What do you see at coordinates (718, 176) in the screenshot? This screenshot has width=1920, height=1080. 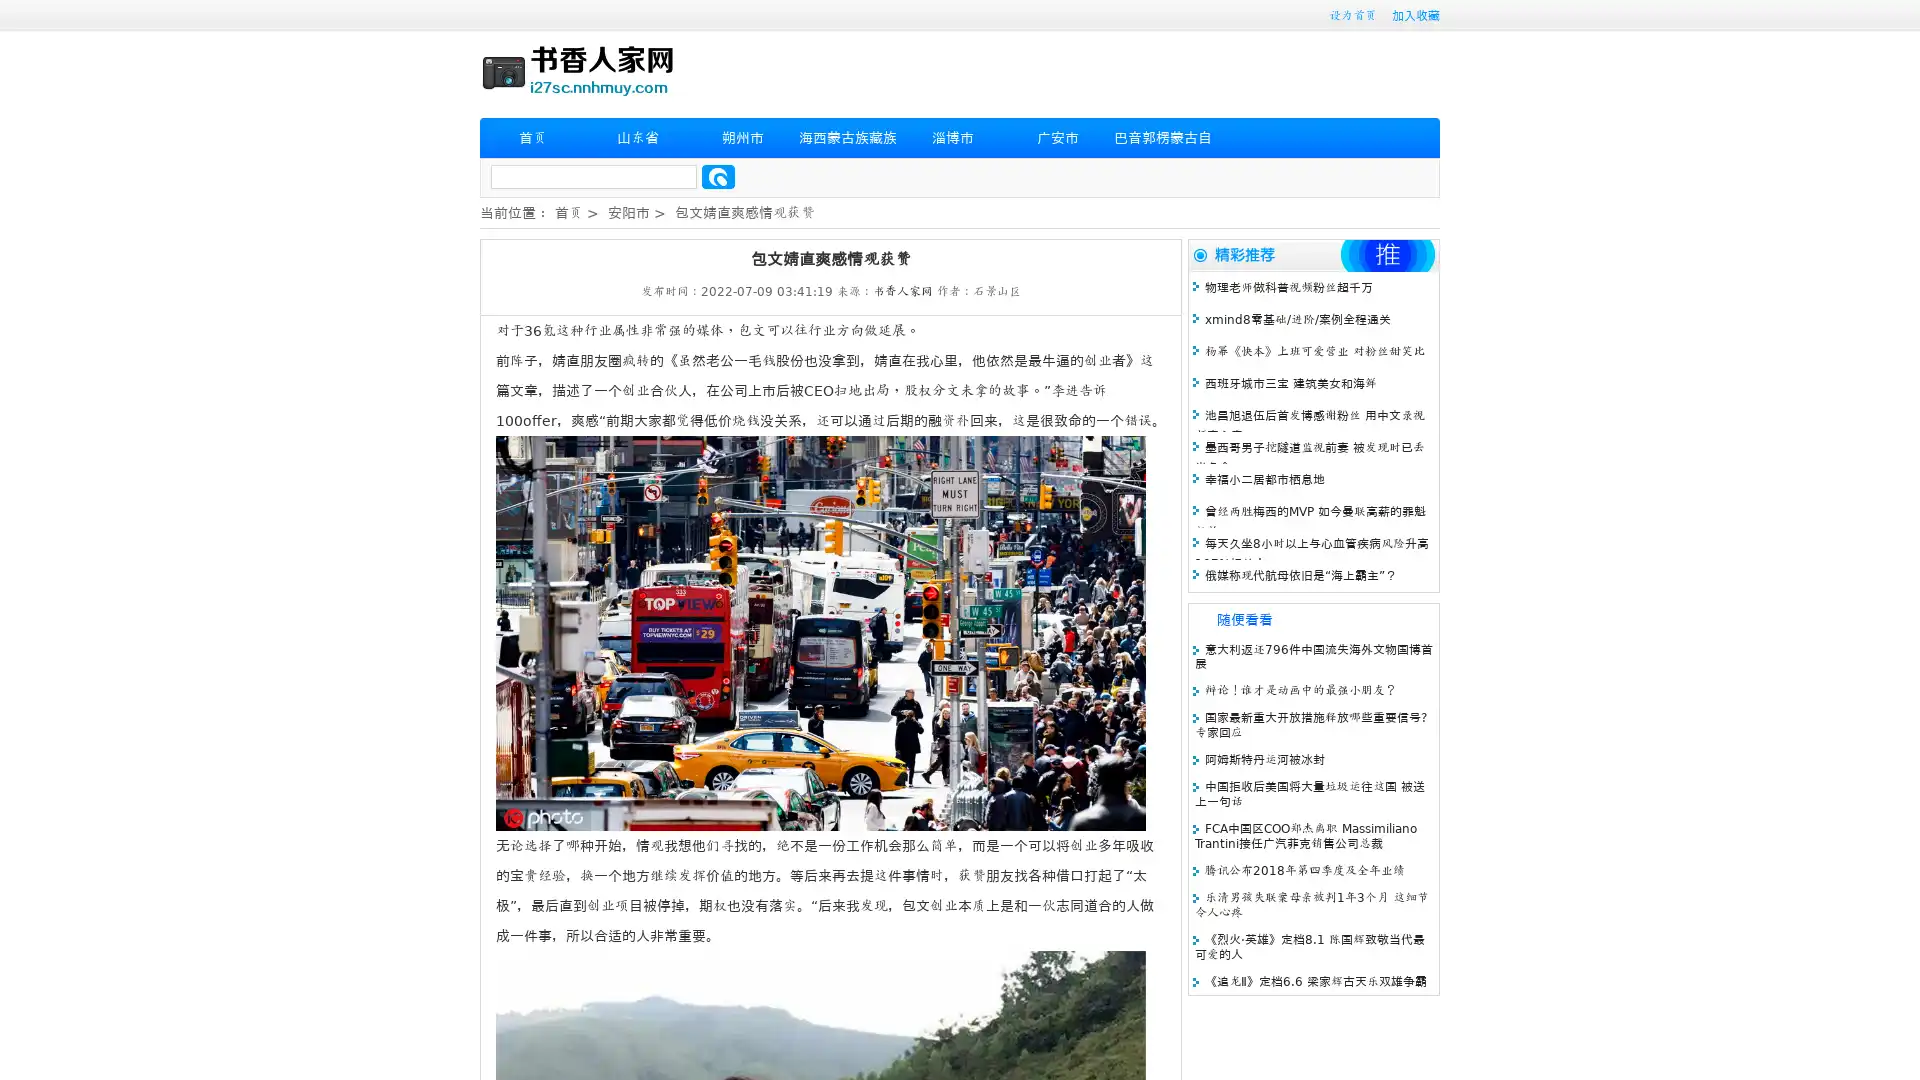 I see `Search` at bounding box center [718, 176].